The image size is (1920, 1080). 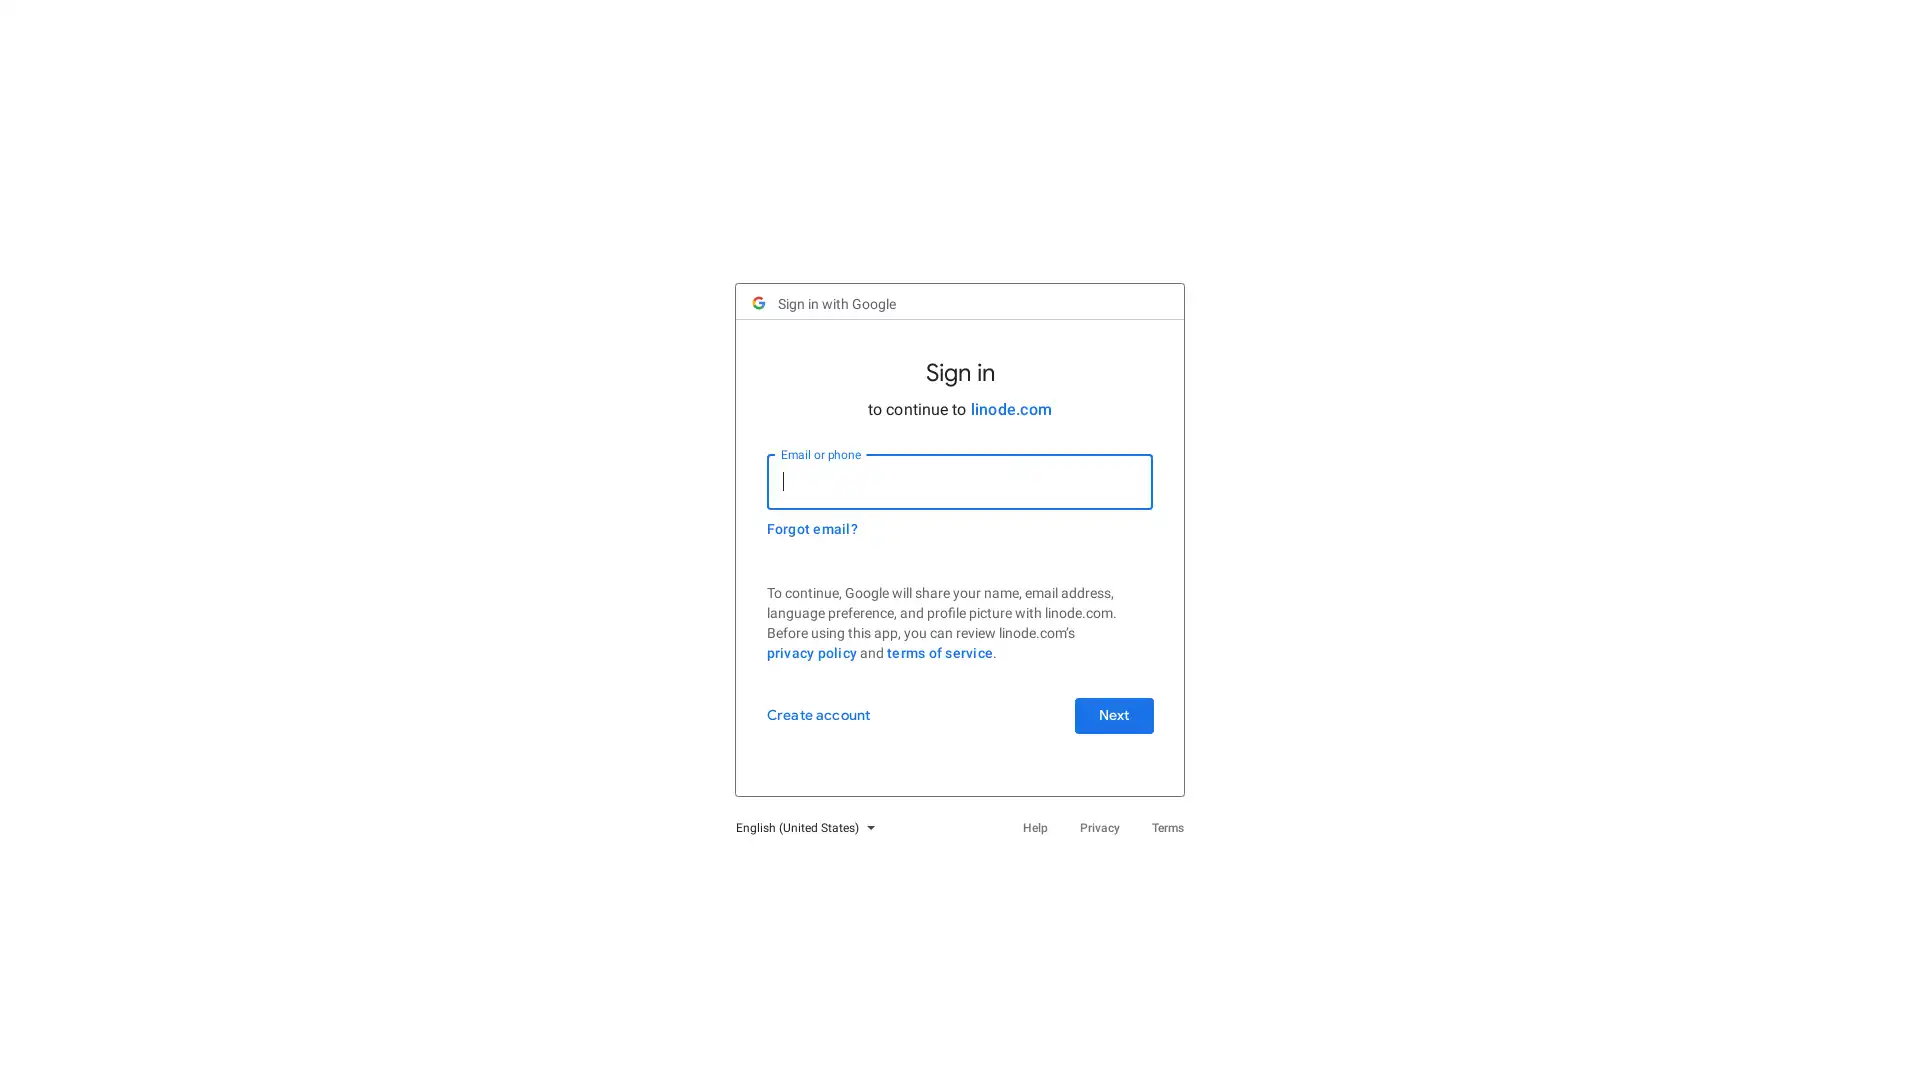 What do you see at coordinates (821, 535) in the screenshot?
I see `Forgot email?` at bounding box center [821, 535].